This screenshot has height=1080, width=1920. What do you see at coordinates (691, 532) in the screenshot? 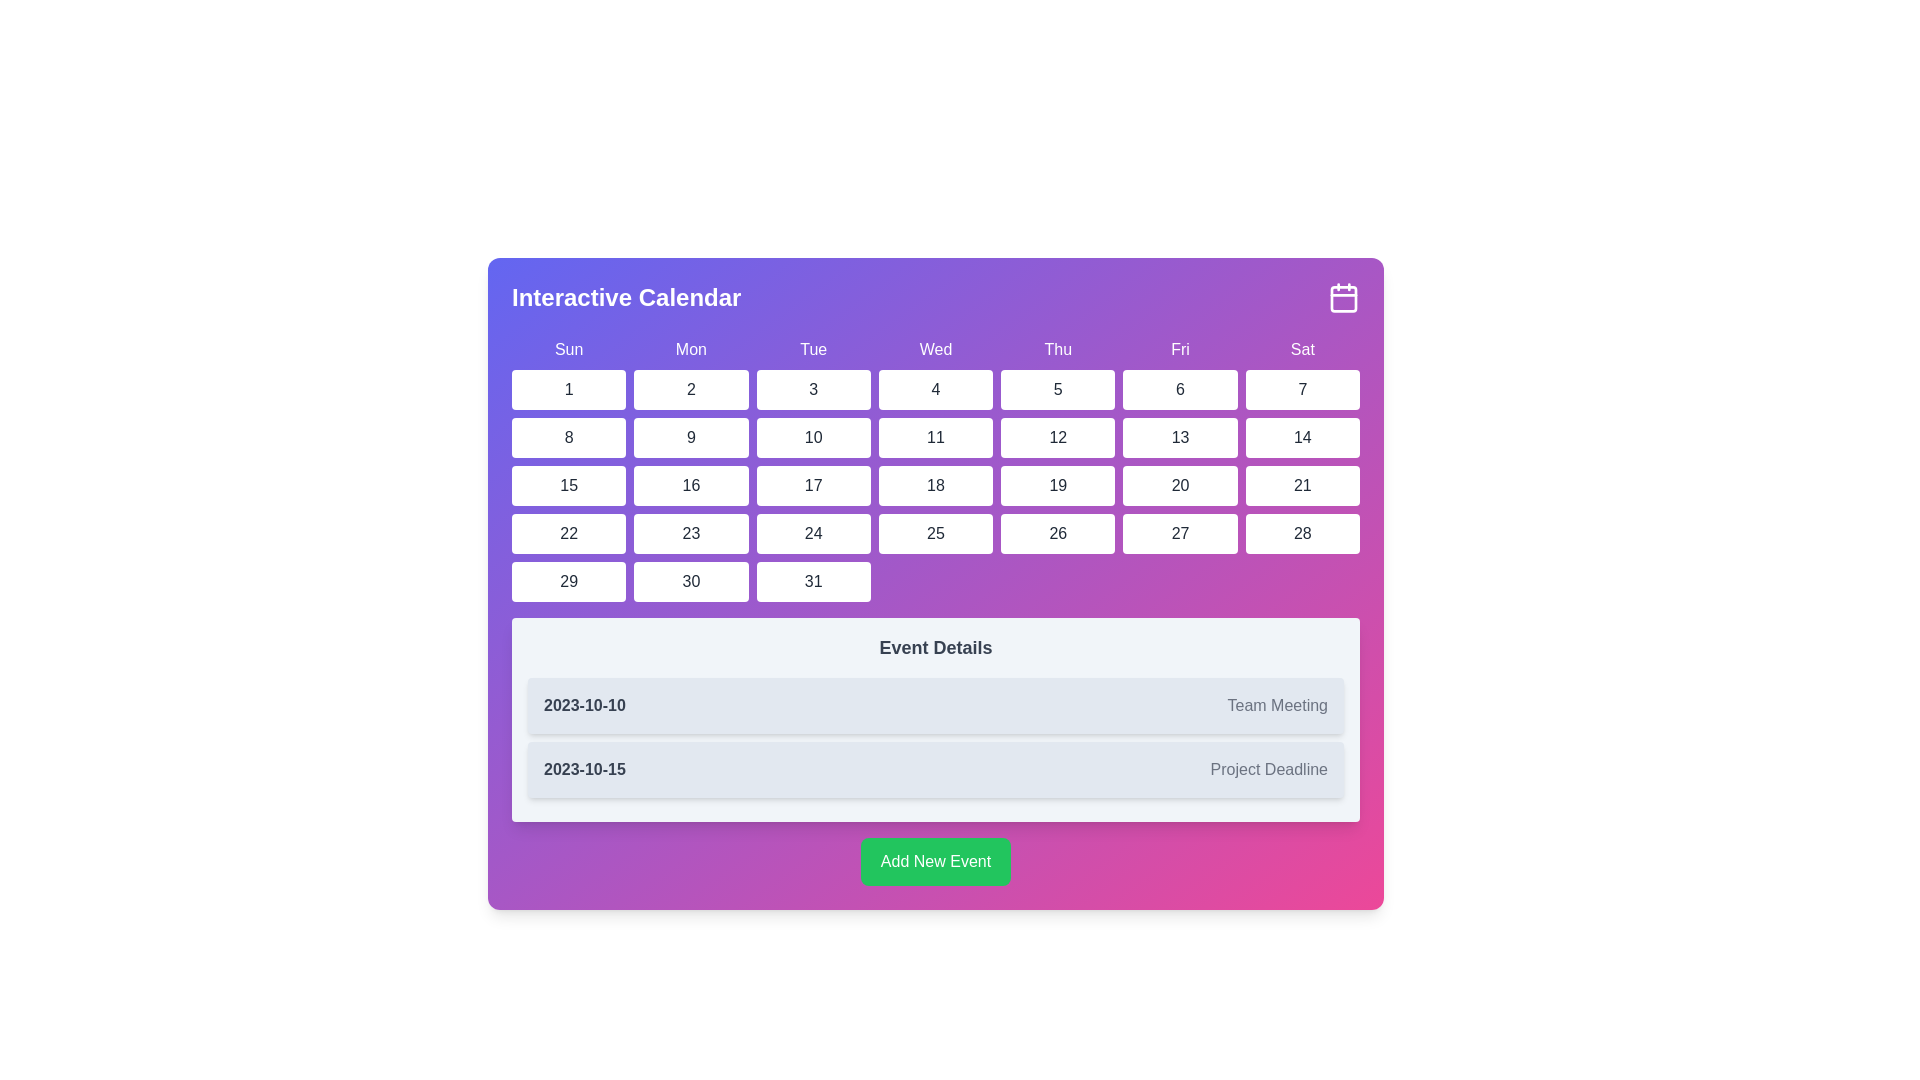
I see `the button representing the date 23rd of the month, which is the second button in the fourth row under the 'Mon' header in the calendar` at bounding box center [691, 532].